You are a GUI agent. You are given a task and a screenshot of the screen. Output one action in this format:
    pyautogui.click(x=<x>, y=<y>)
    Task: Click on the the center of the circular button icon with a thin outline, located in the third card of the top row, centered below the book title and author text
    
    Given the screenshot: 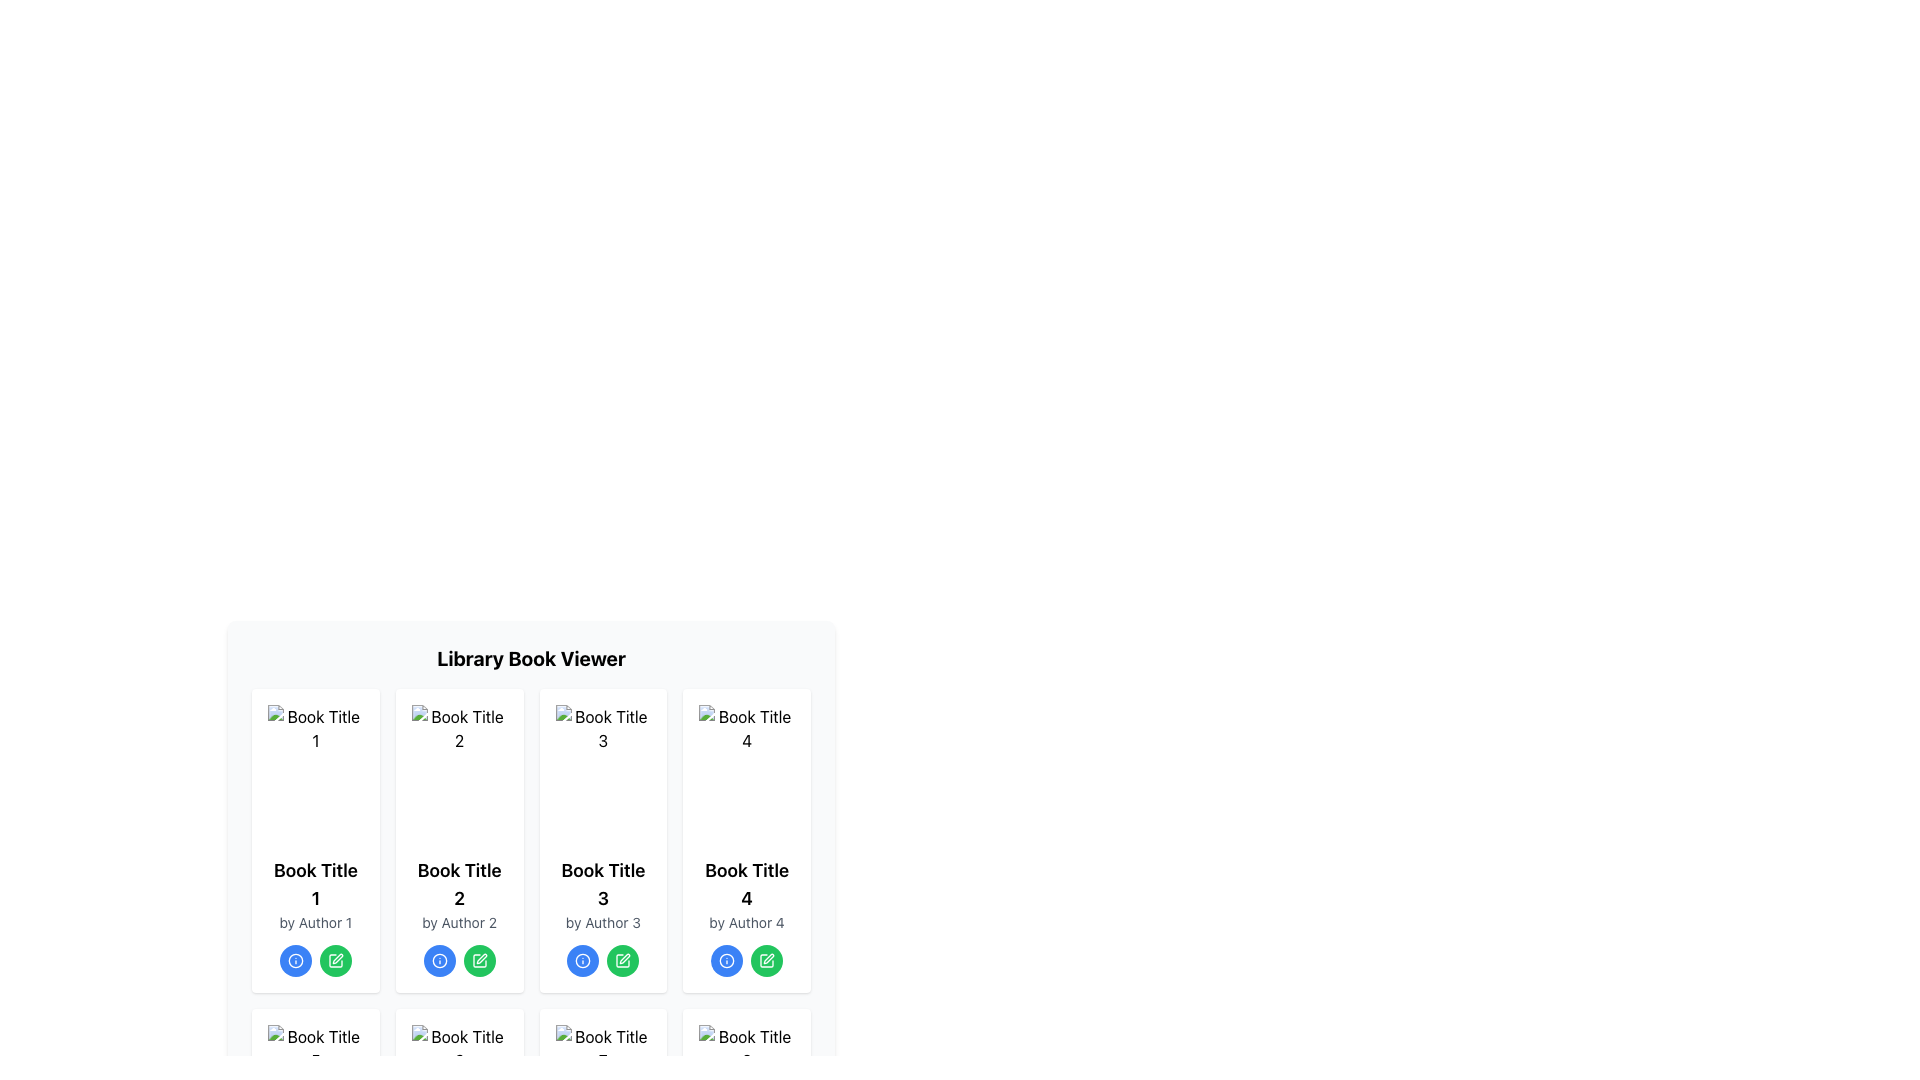 What is the action you would take?
    pyautogui.click(x=582, y=959)
    